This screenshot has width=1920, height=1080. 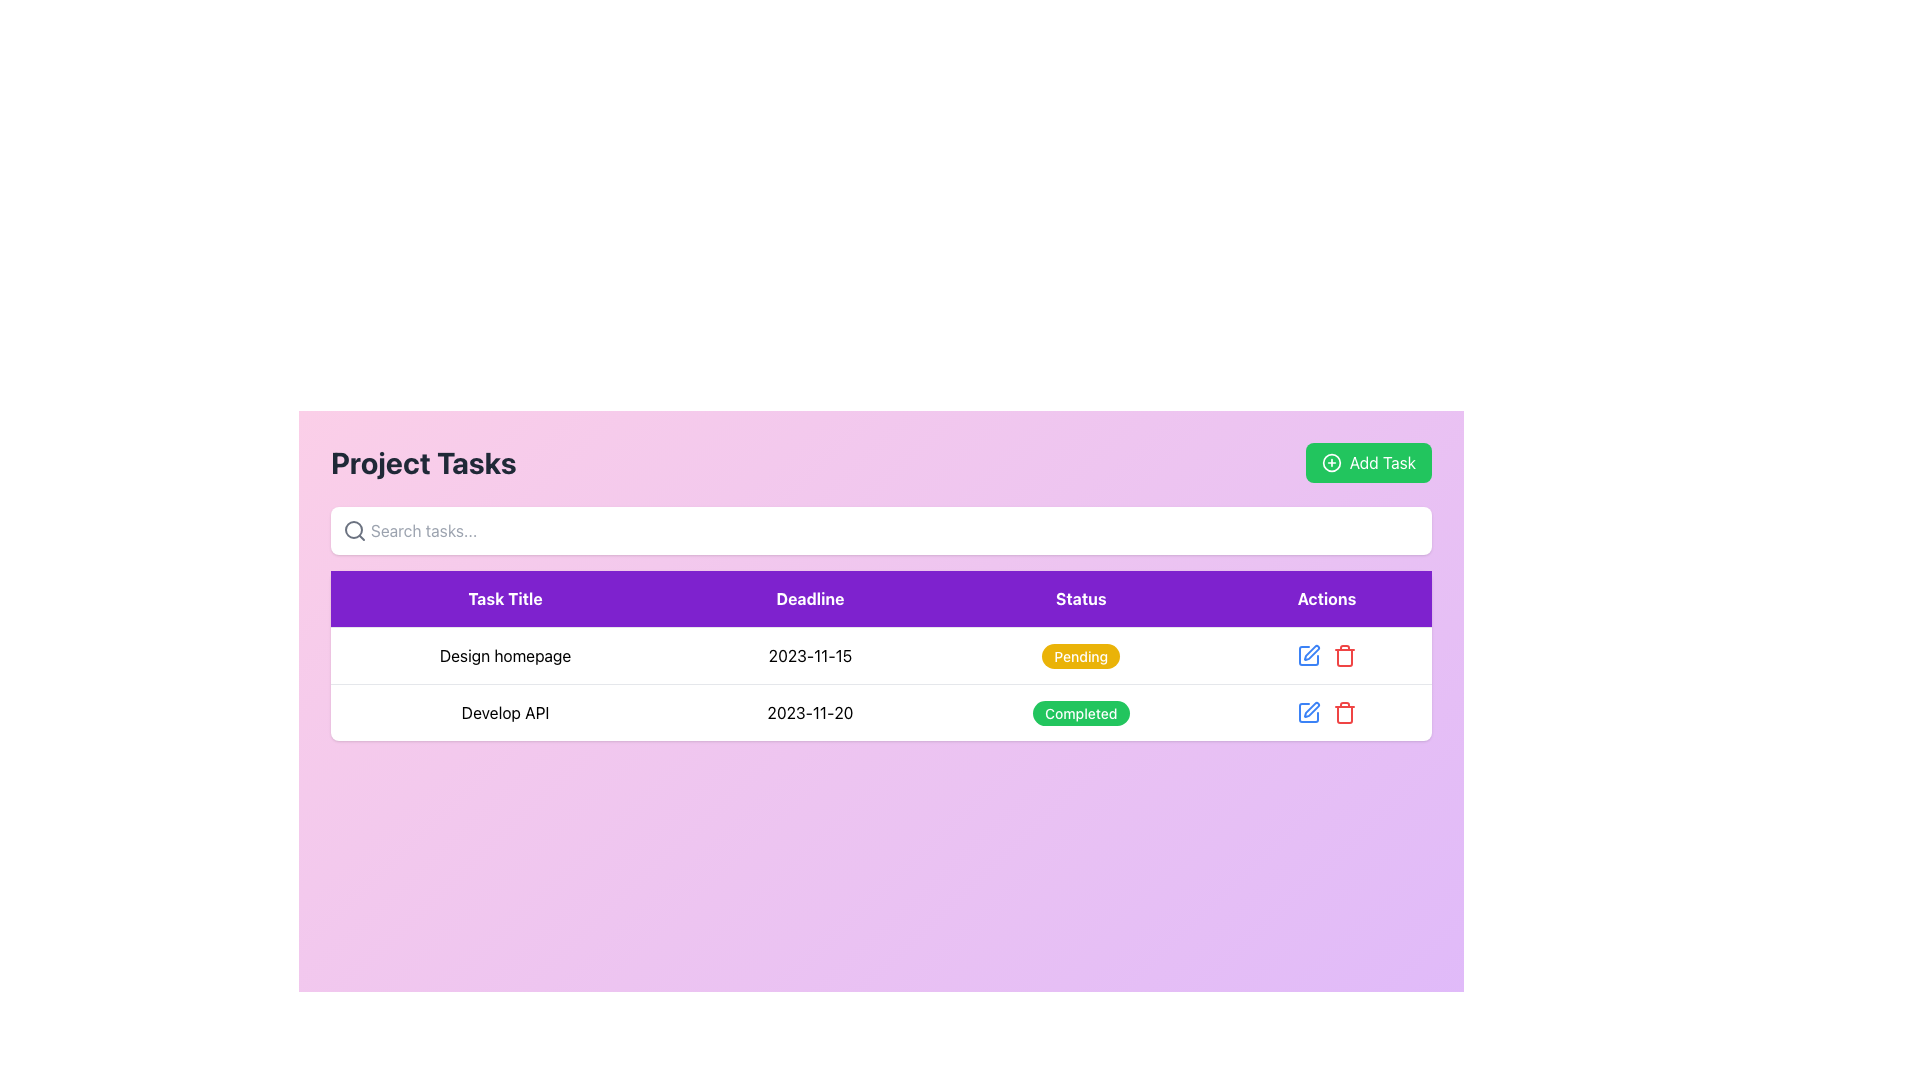 I want to click on the plus icon within the 'Add Task' button to initiate the task addition action, so click(x=1331, y=462).